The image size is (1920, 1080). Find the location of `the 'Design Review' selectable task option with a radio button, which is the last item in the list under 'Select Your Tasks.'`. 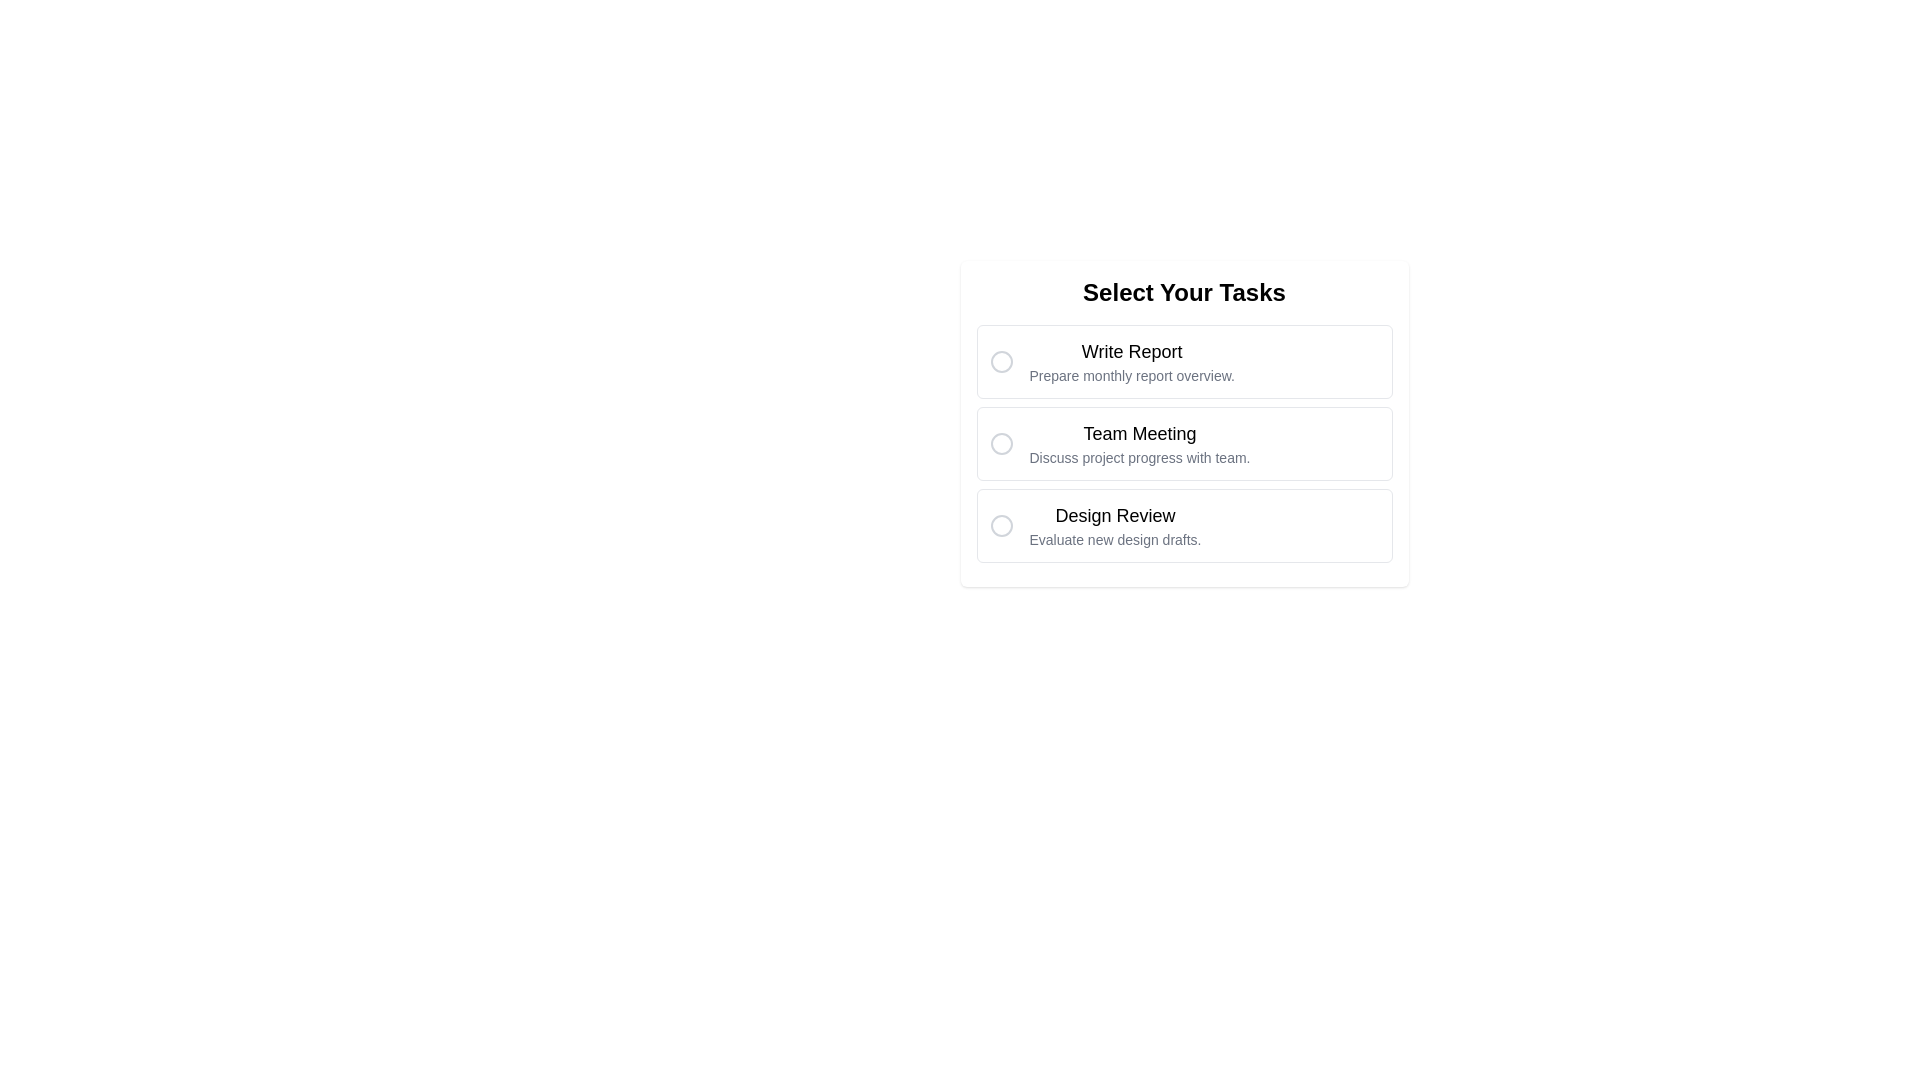

the 'Design Review' selectable task option with a radio button, which is the last item in the list under 'Select Your Tasks.' is located at coordinates (1184, 524).